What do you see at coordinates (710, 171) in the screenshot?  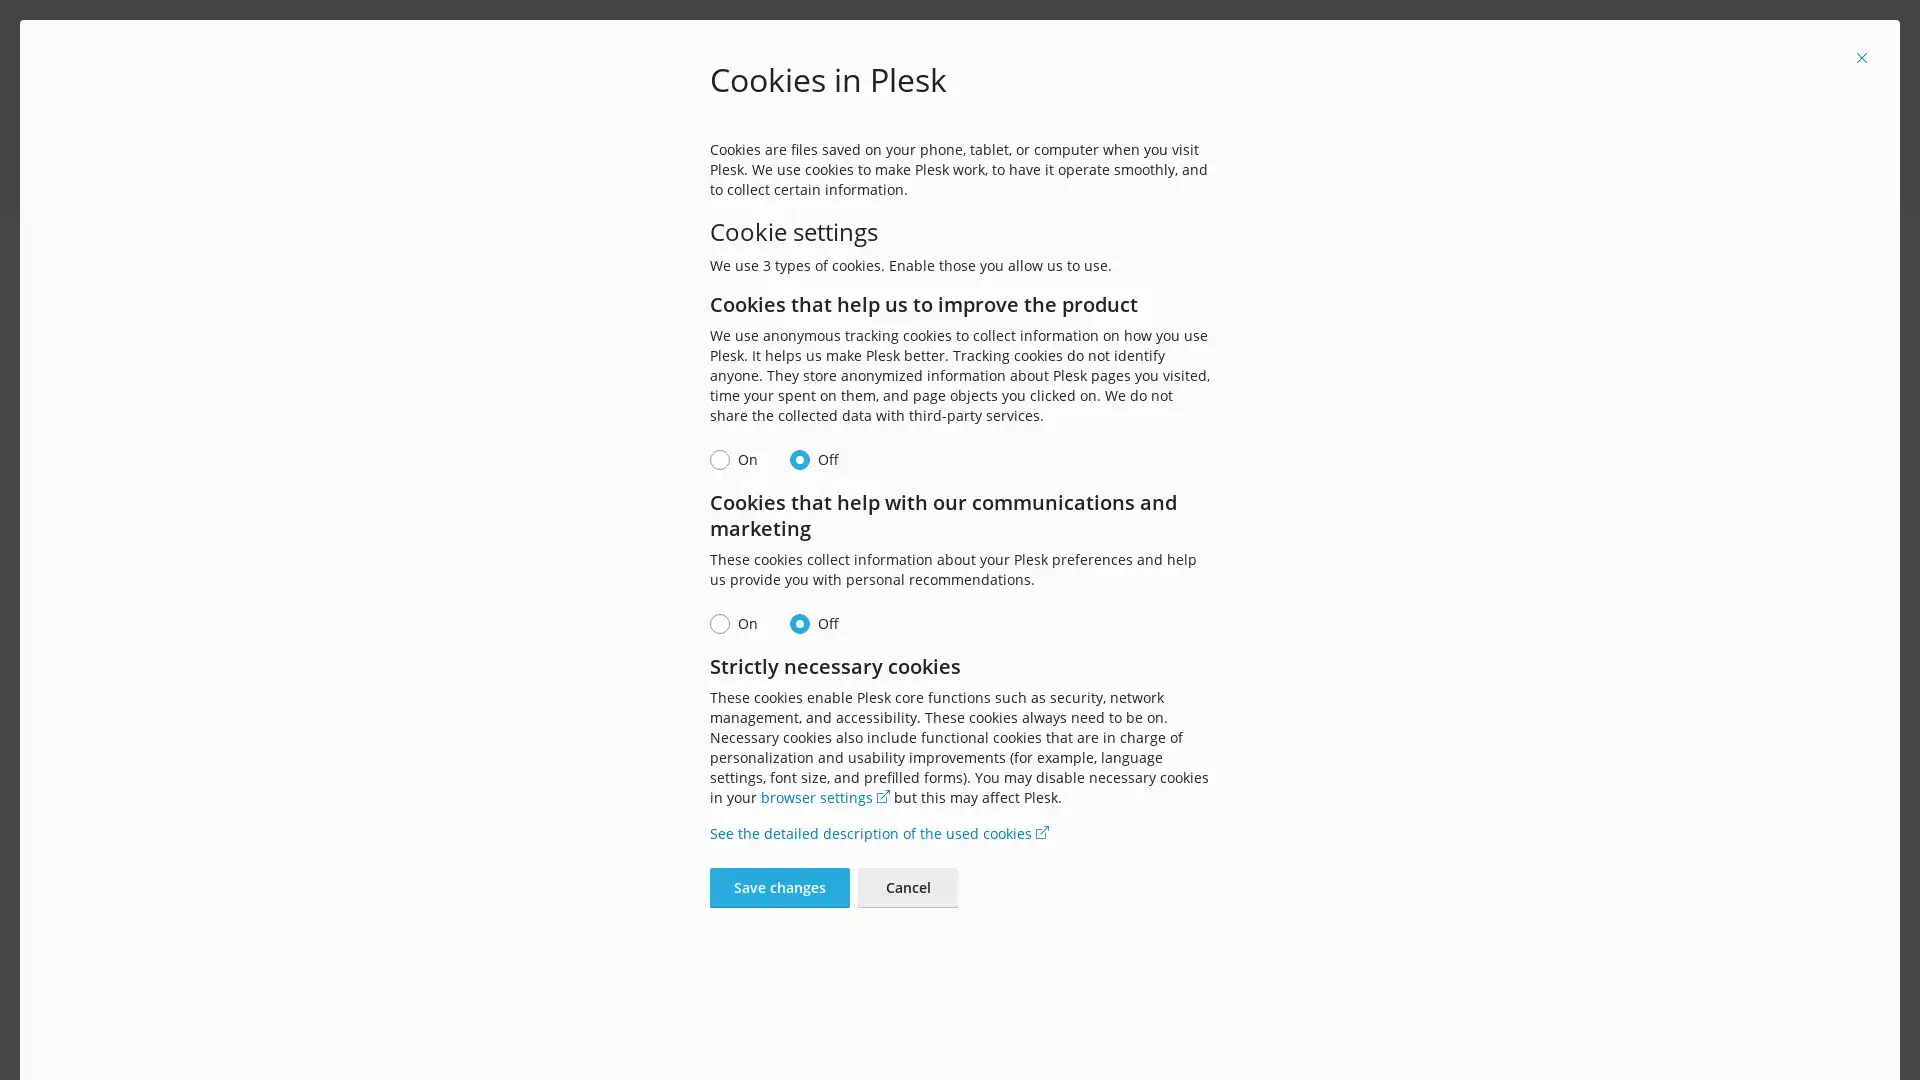 I see `Accept all cookies` at bounding box center [710, 171].